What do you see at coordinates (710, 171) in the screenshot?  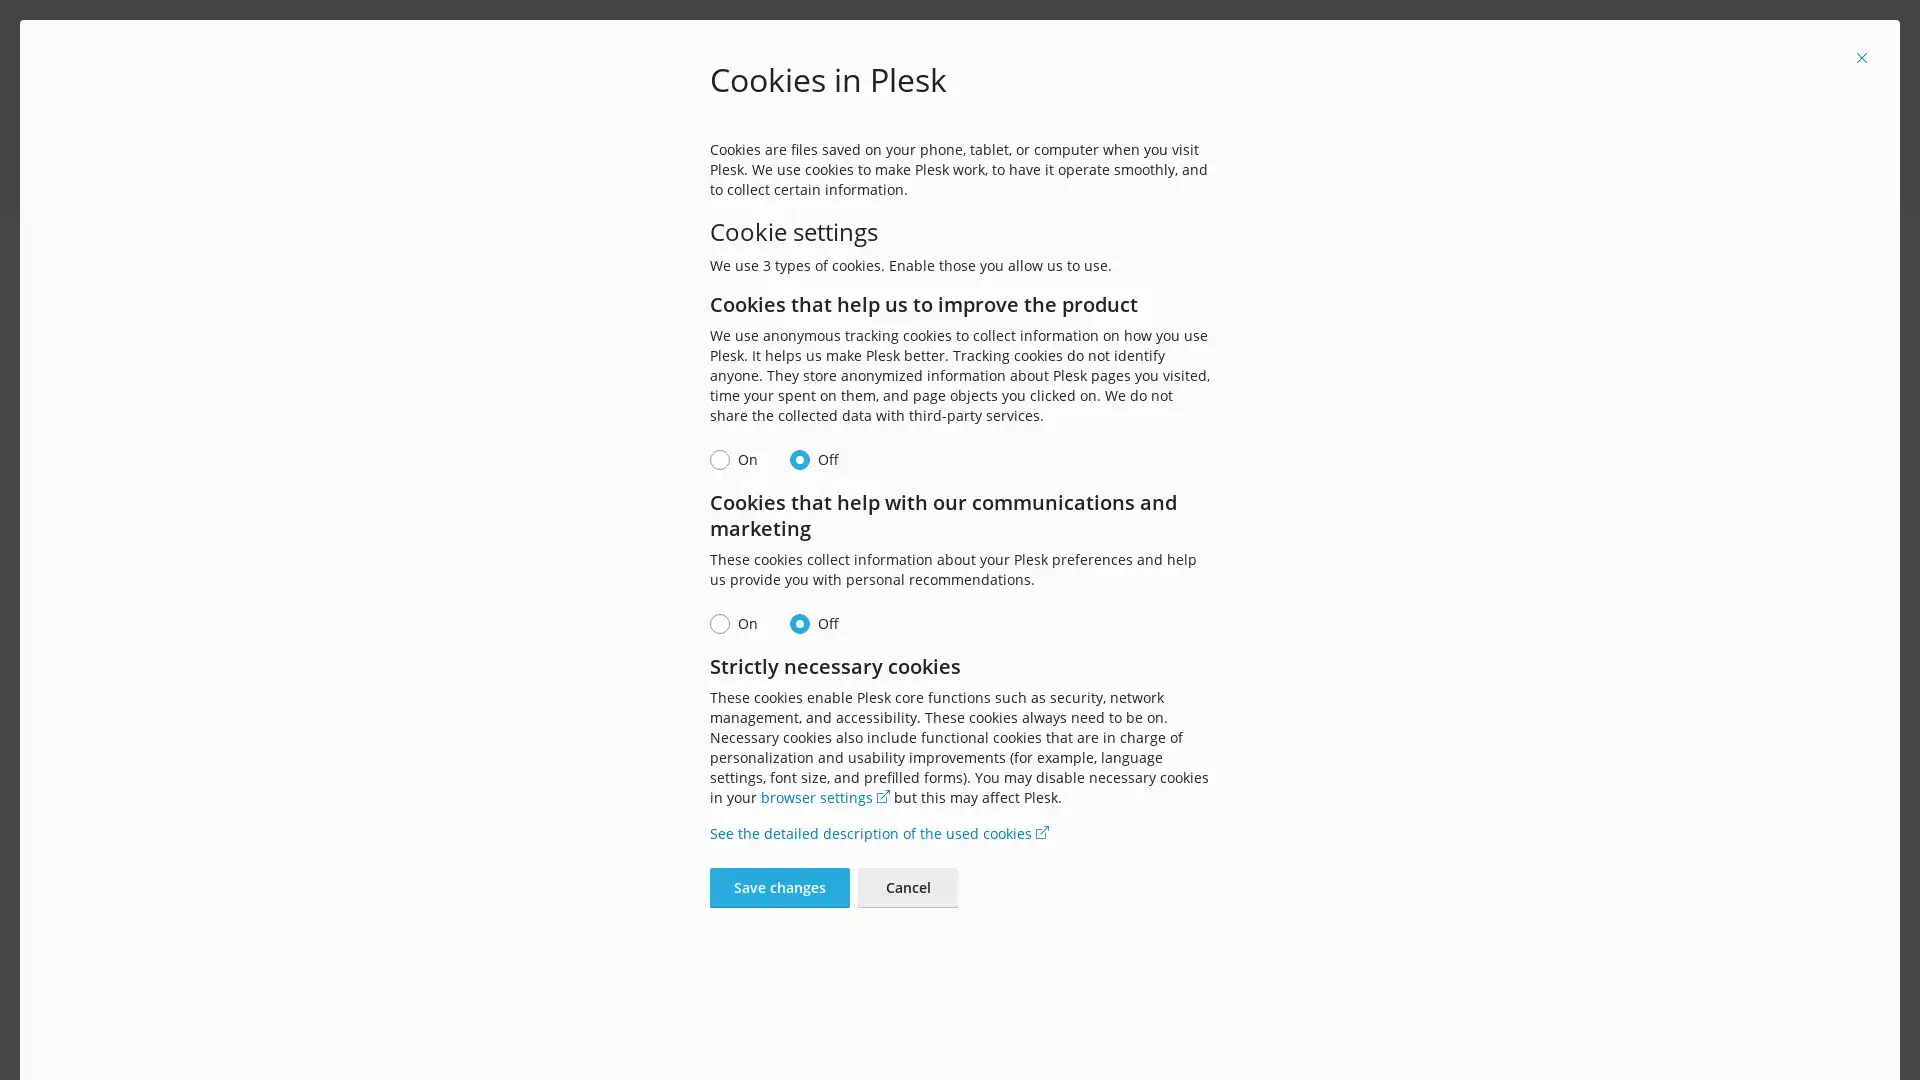 I see `Accept all cookies` at bounding box center [710, 171].